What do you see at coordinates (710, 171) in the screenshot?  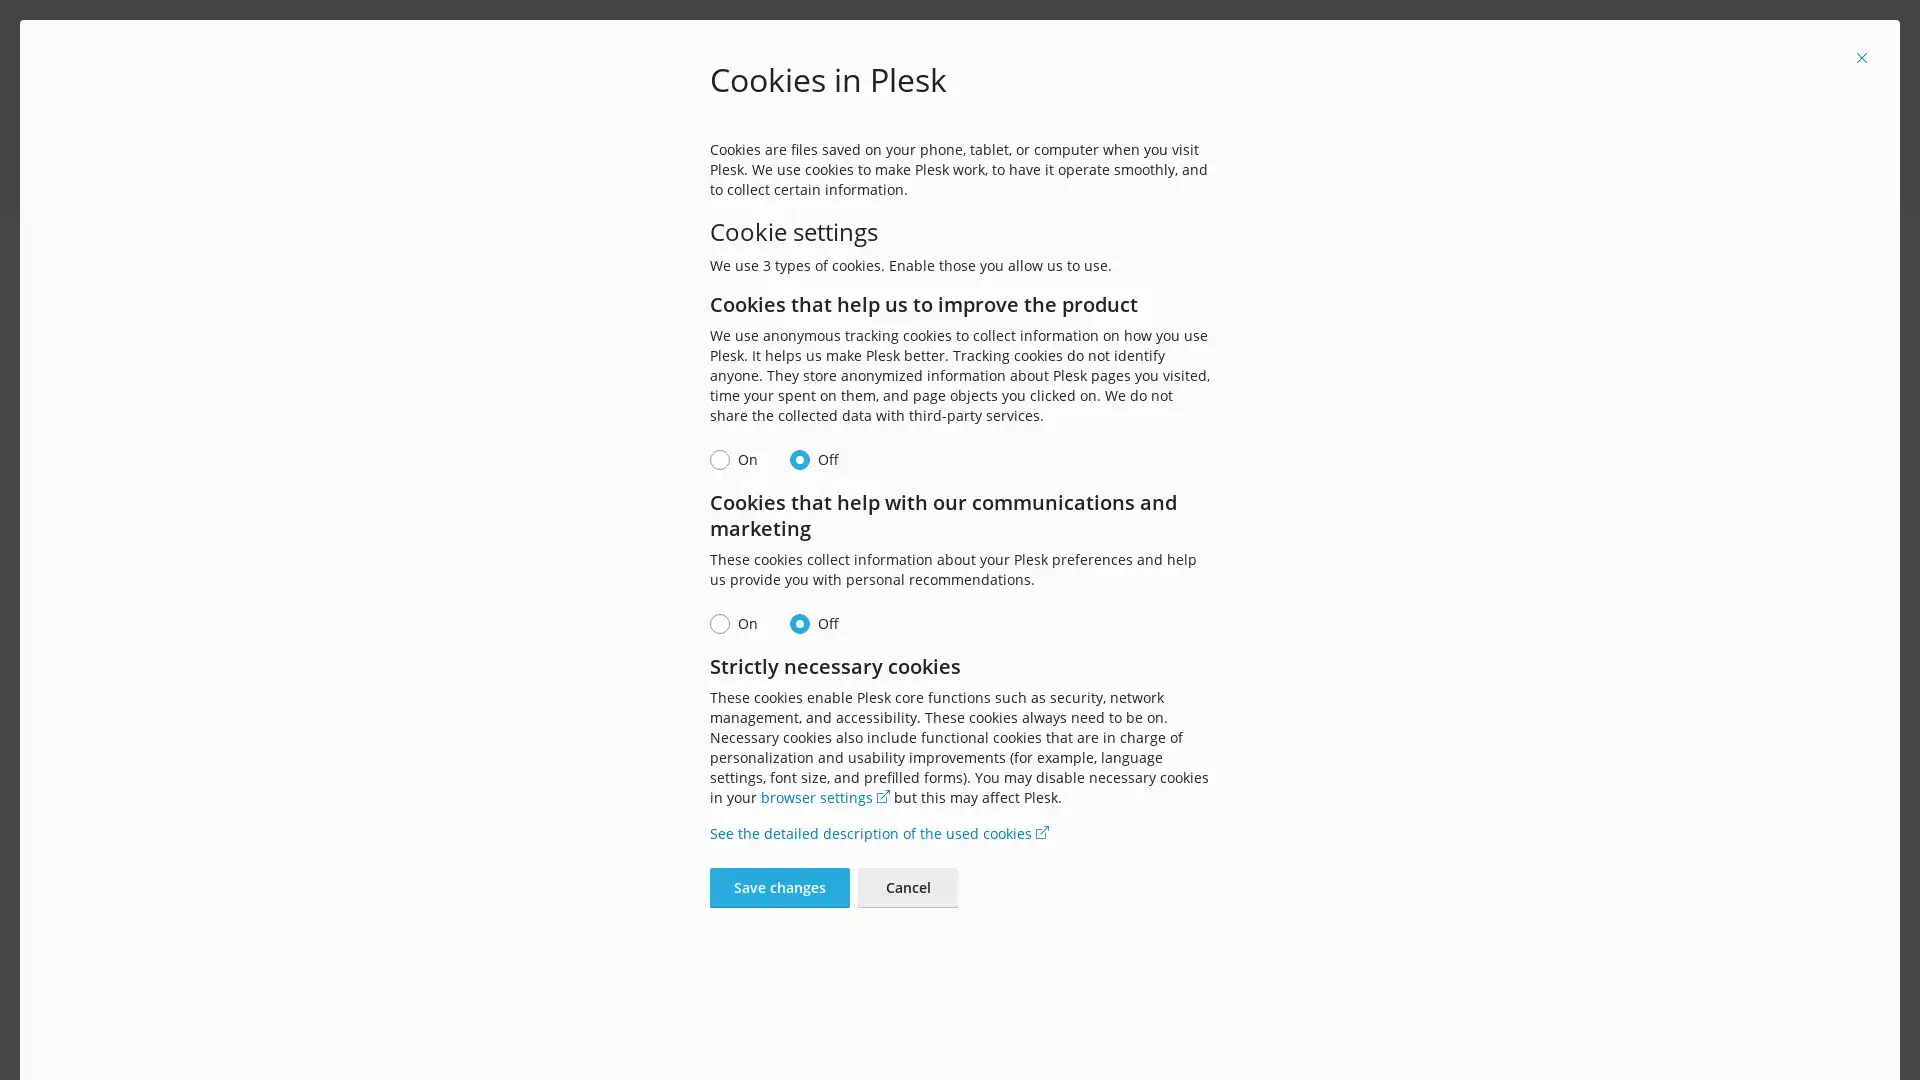 I see `Accept all cookies` at bounding box center [710, 171].